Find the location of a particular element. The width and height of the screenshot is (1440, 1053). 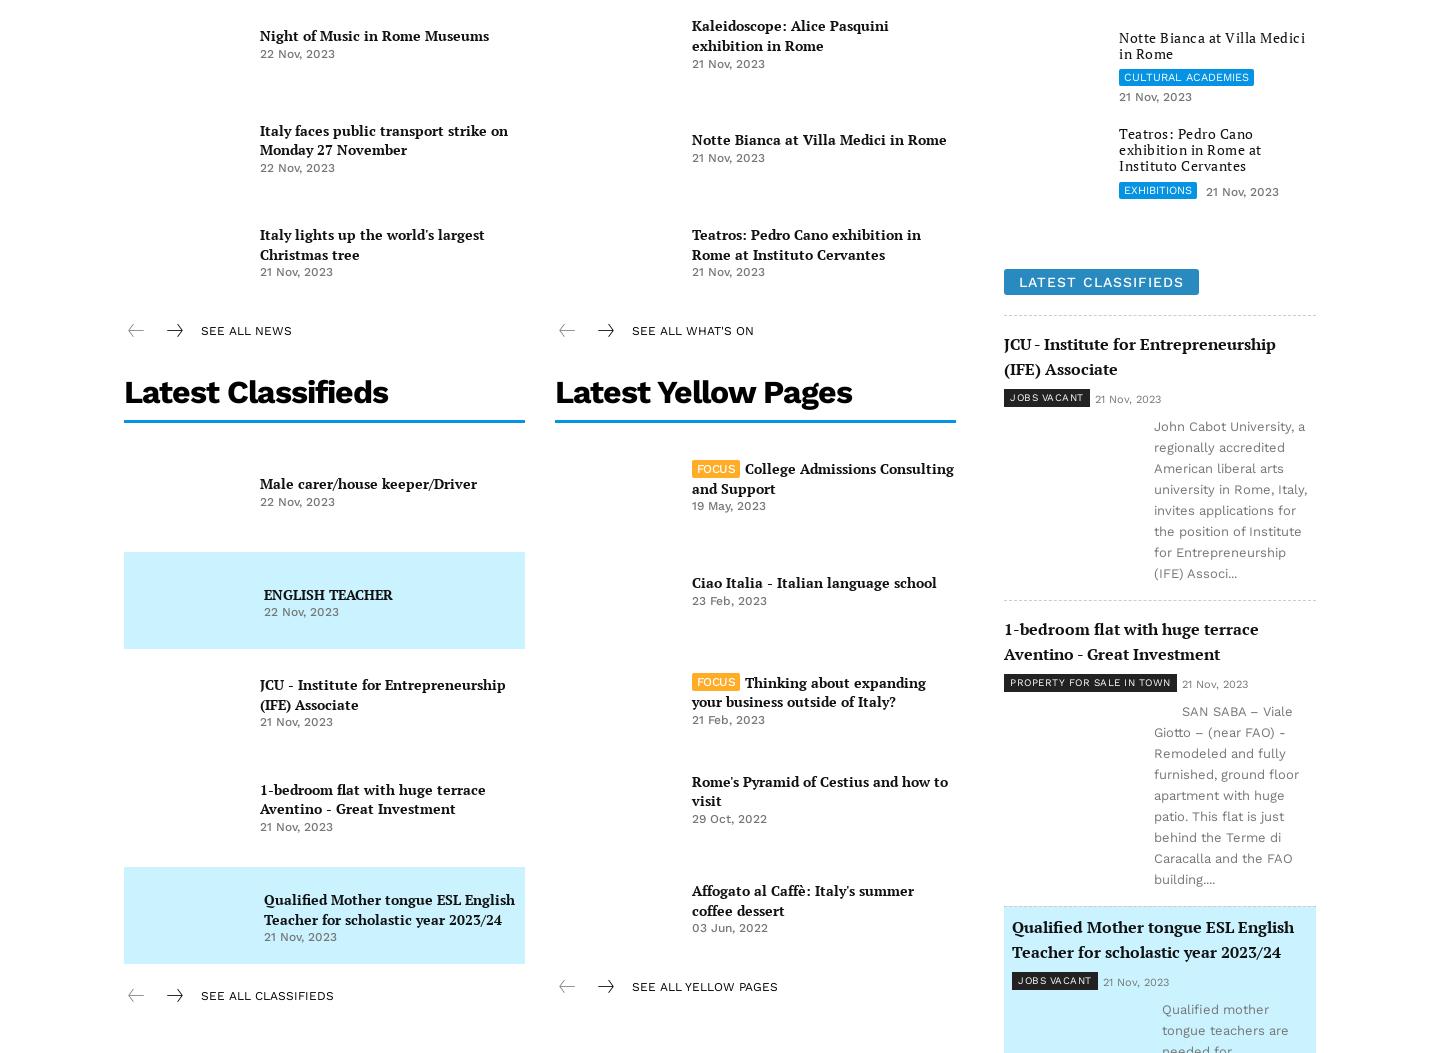

'Italy faces public transport strike on Monday 27 November' is located at coordinates (383, 139).